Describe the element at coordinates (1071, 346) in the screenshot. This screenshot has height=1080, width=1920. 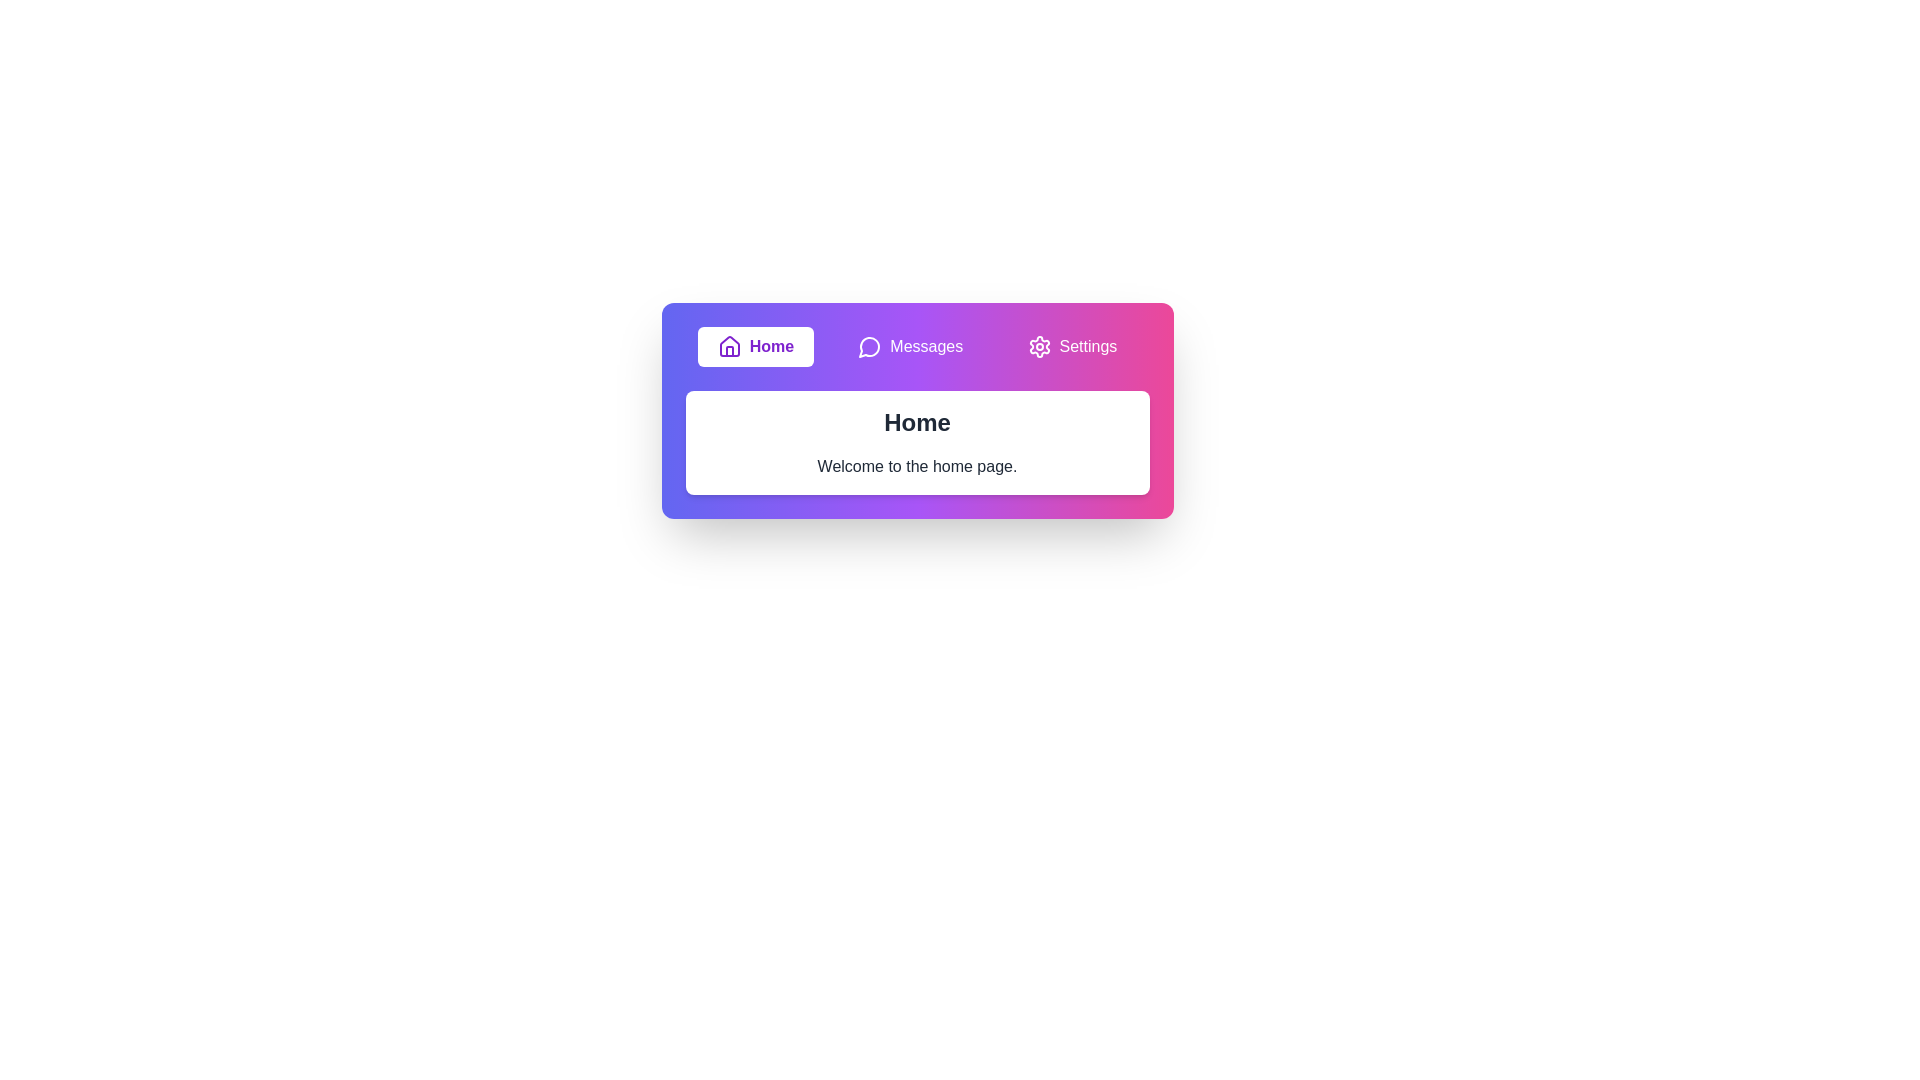
I see `the clickable label with icon located in the upper right of the interface, which provides navigation to settings-related functionality, positioned as the third item after 'Home' and 'Messages'` at that location.